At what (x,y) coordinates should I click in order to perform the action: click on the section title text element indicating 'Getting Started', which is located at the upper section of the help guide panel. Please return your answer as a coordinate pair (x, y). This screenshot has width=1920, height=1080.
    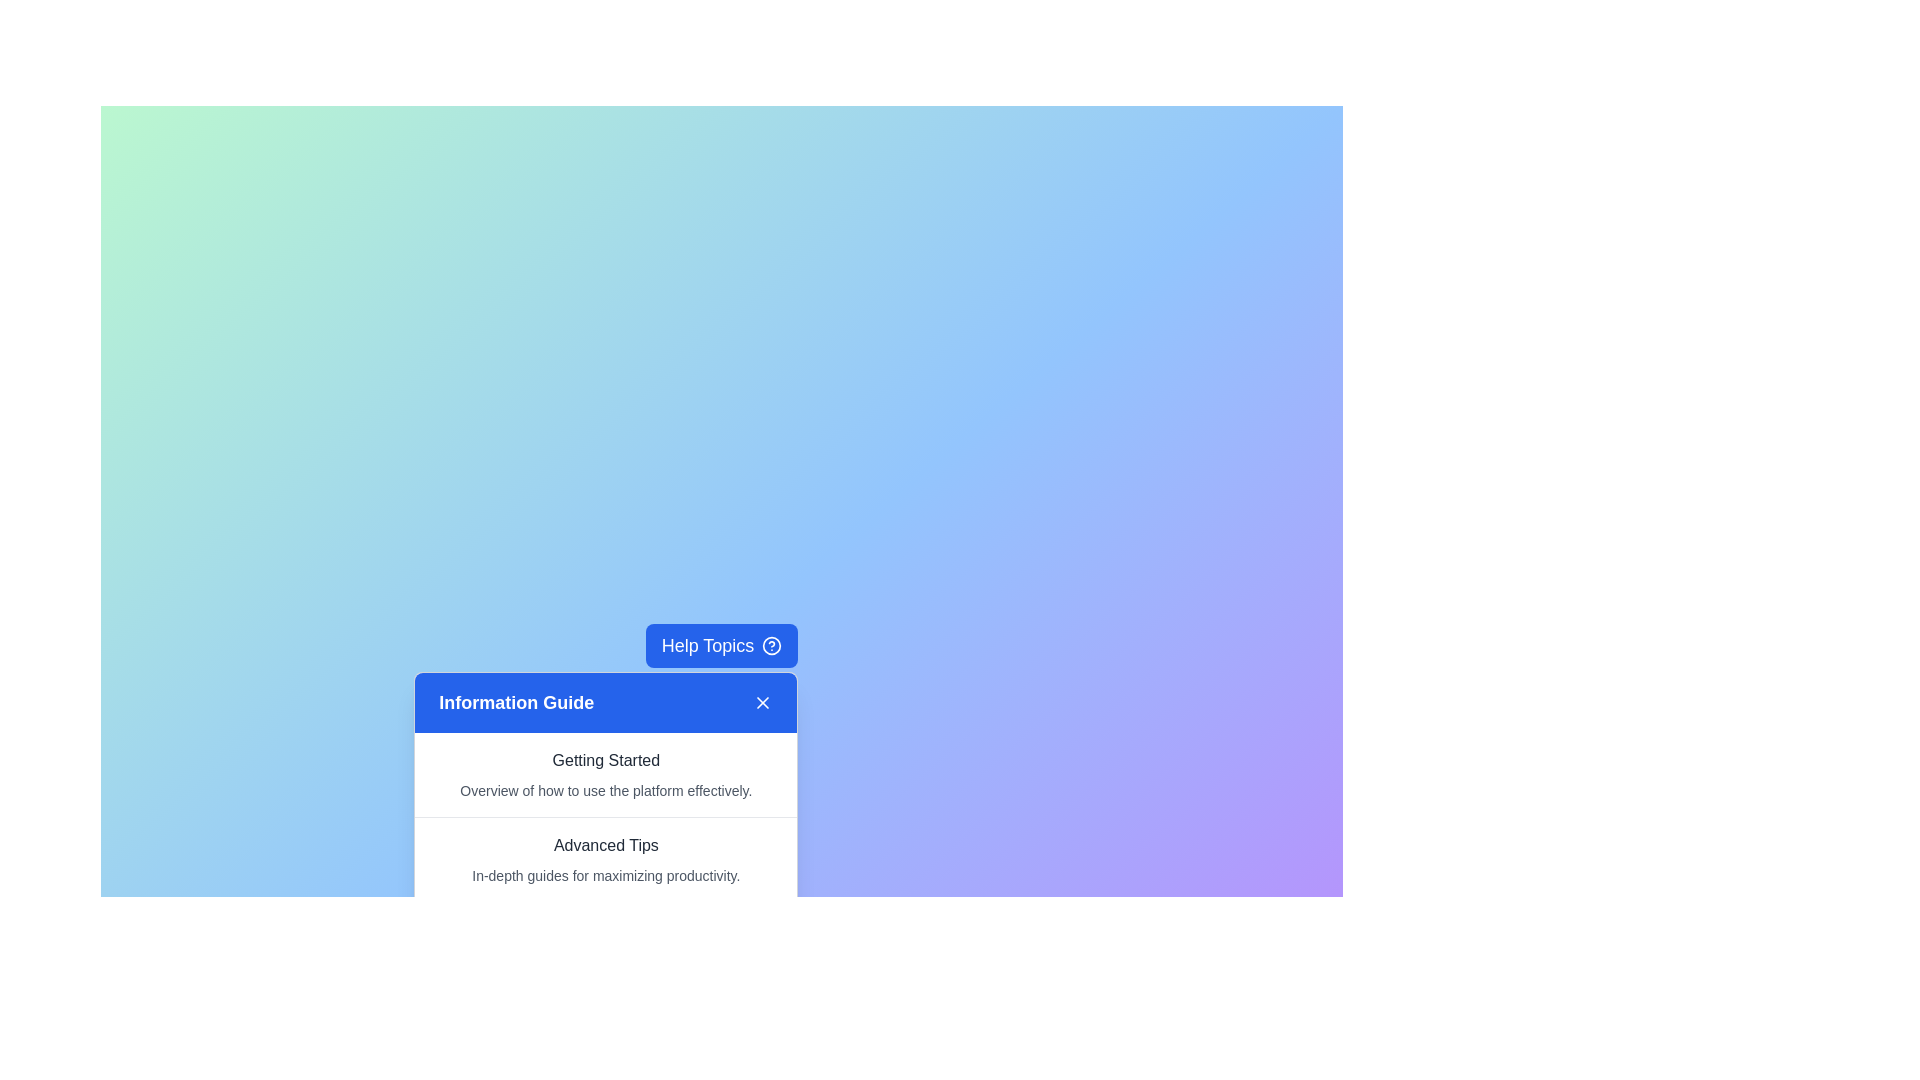
    Looking at the image, I should click on (605, 760).